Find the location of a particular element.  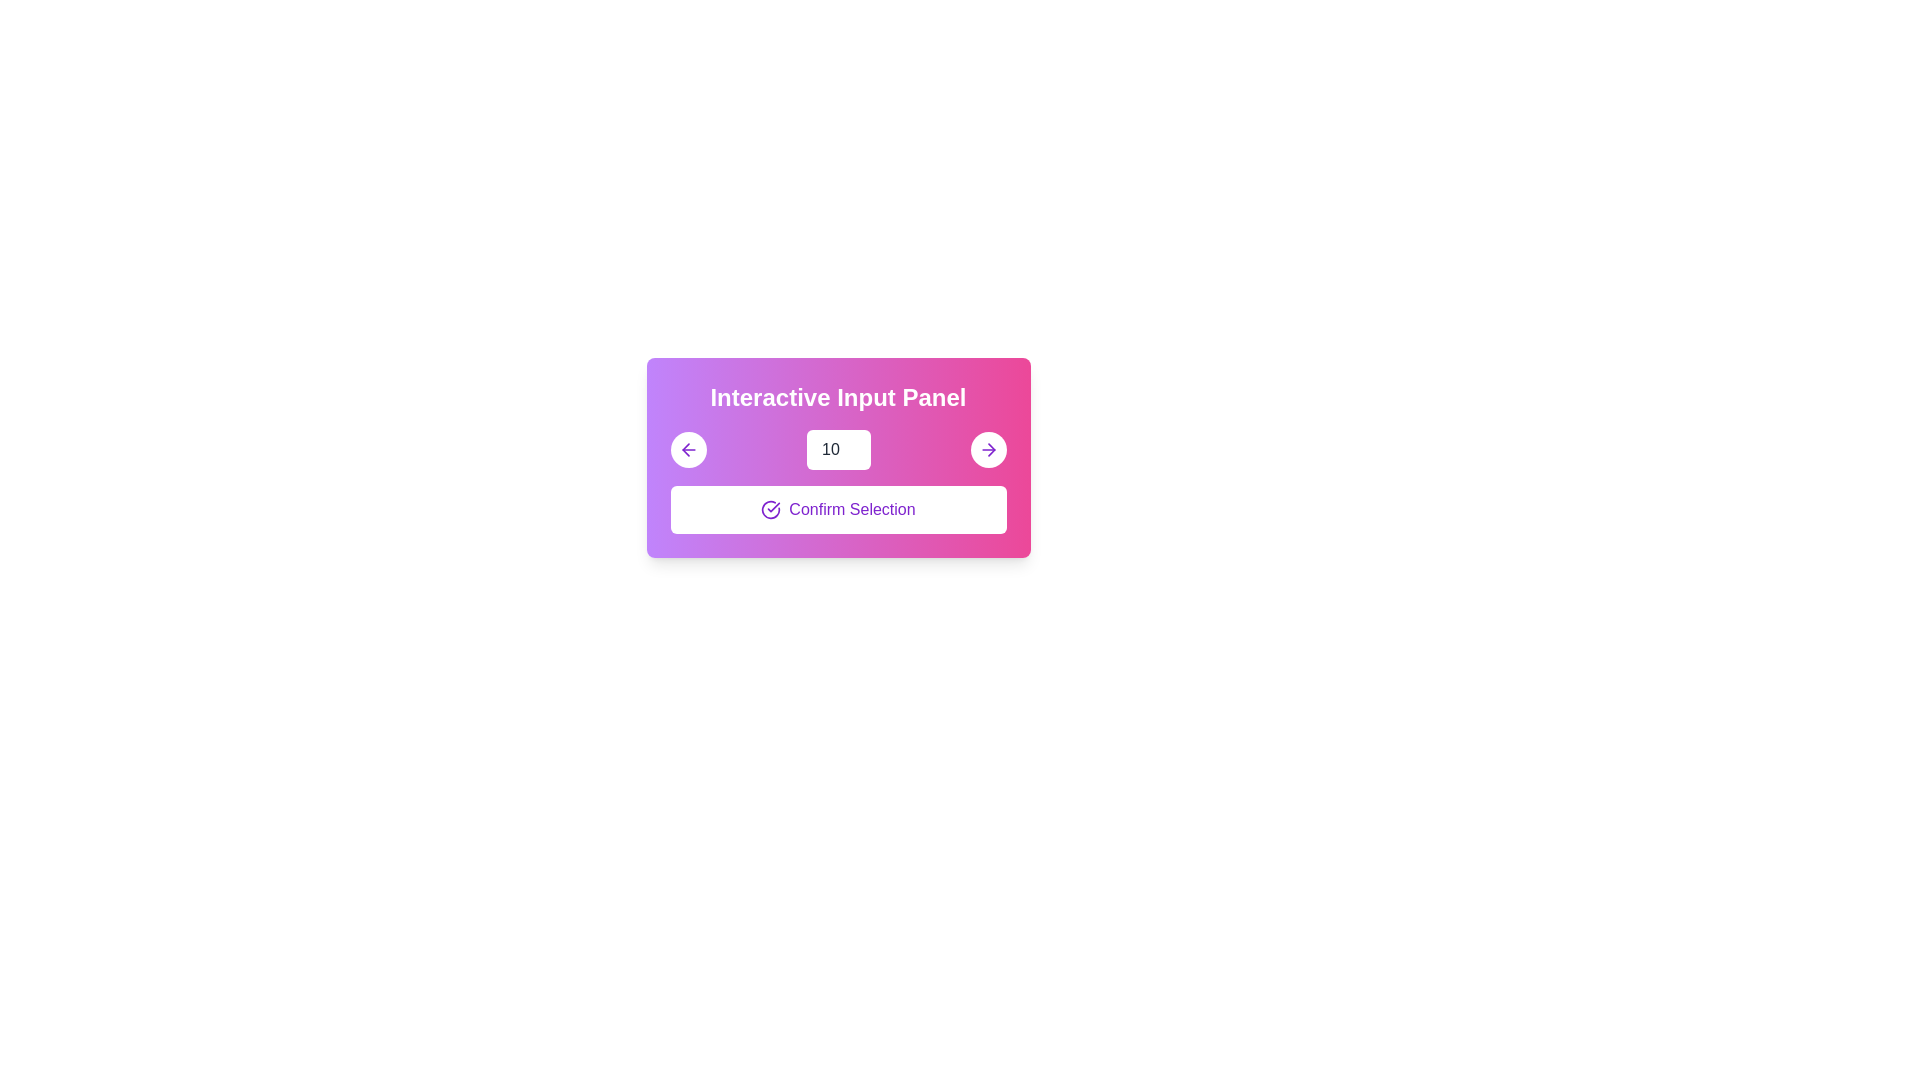

the number input field of the composite UI component combining number input and navigation buttons, located within the 'Interactive Input Panel', to edit the number is located at coordinates (838, 450).